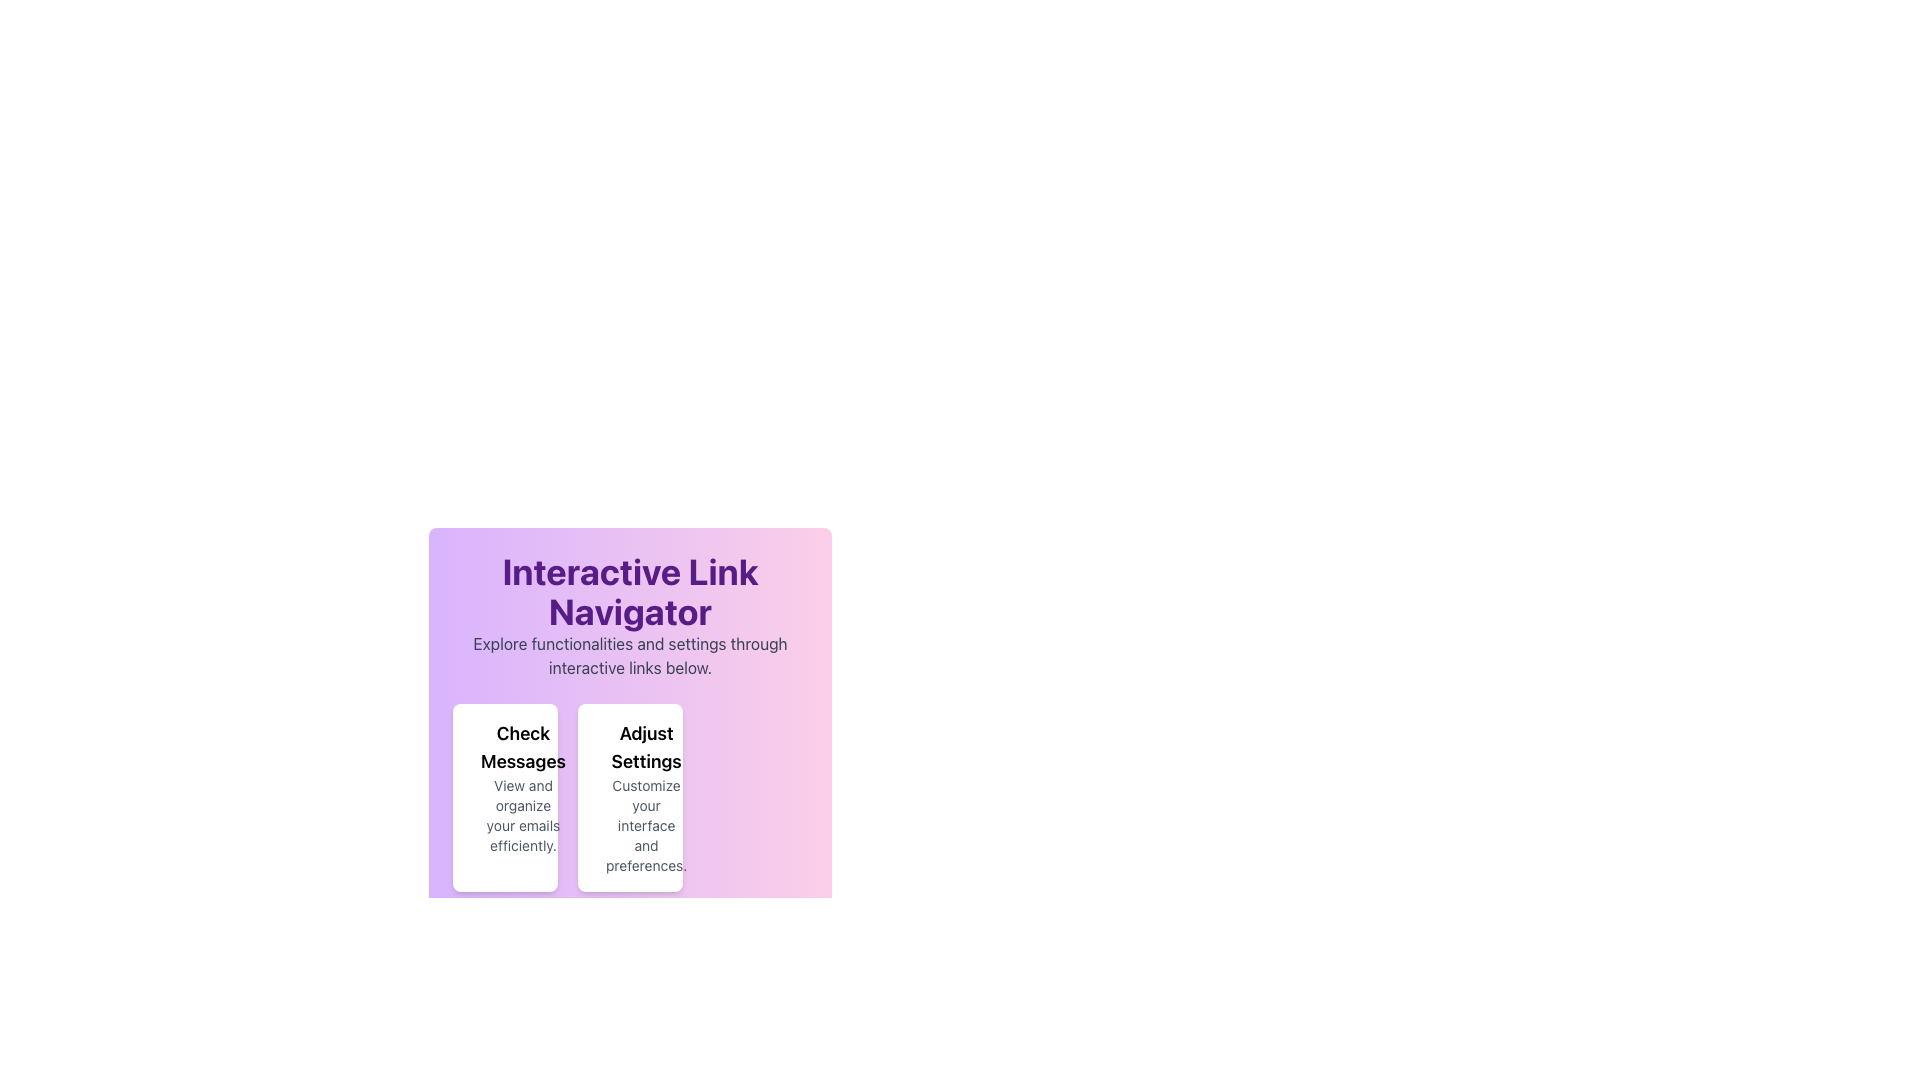 Image resolution: width=1920 pixels, height=1080 pixels. What do you see at coordinates (629, 721) in the screenshot?
I see `the card titled 'Adjust Settings' which is the second card in a row of two cards, located on a white background with rounded corners` at bounding box center [629, 721].